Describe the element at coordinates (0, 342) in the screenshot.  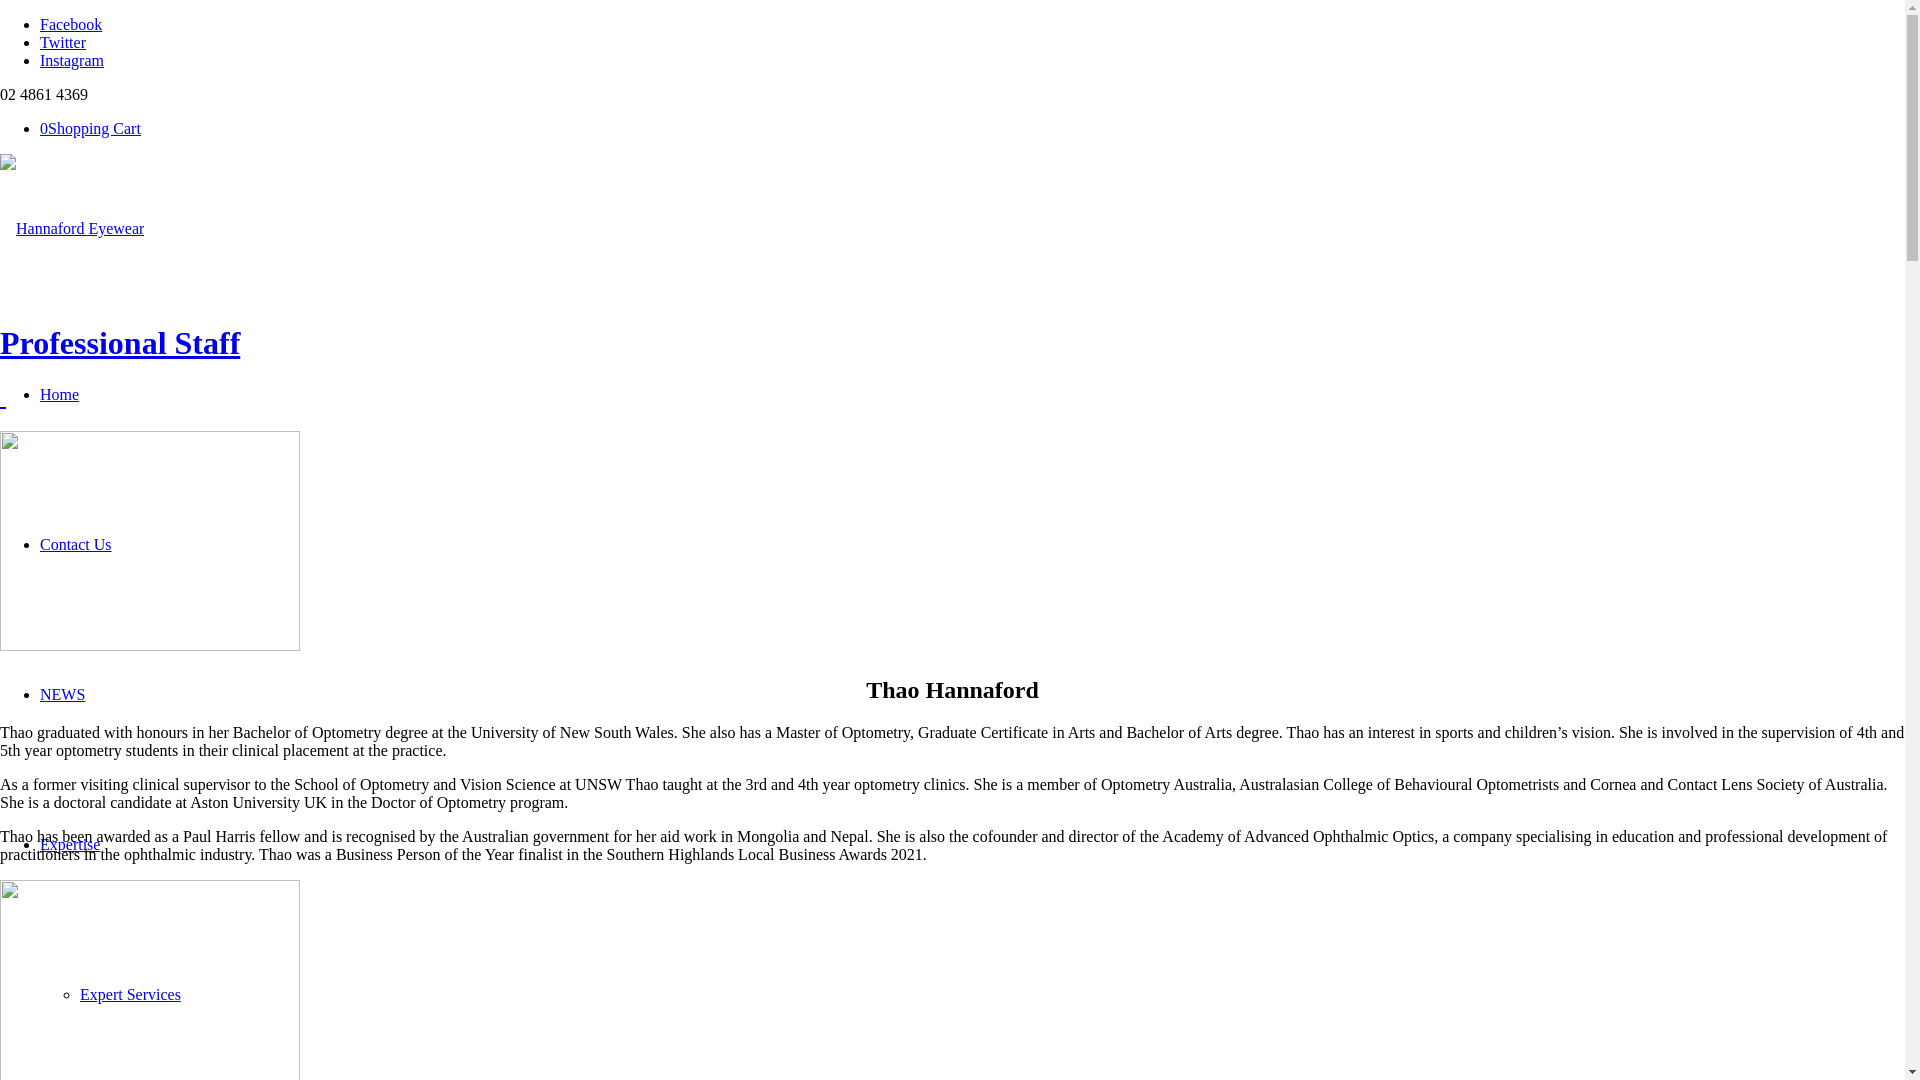
I see `'Professional Staff'` at that location.